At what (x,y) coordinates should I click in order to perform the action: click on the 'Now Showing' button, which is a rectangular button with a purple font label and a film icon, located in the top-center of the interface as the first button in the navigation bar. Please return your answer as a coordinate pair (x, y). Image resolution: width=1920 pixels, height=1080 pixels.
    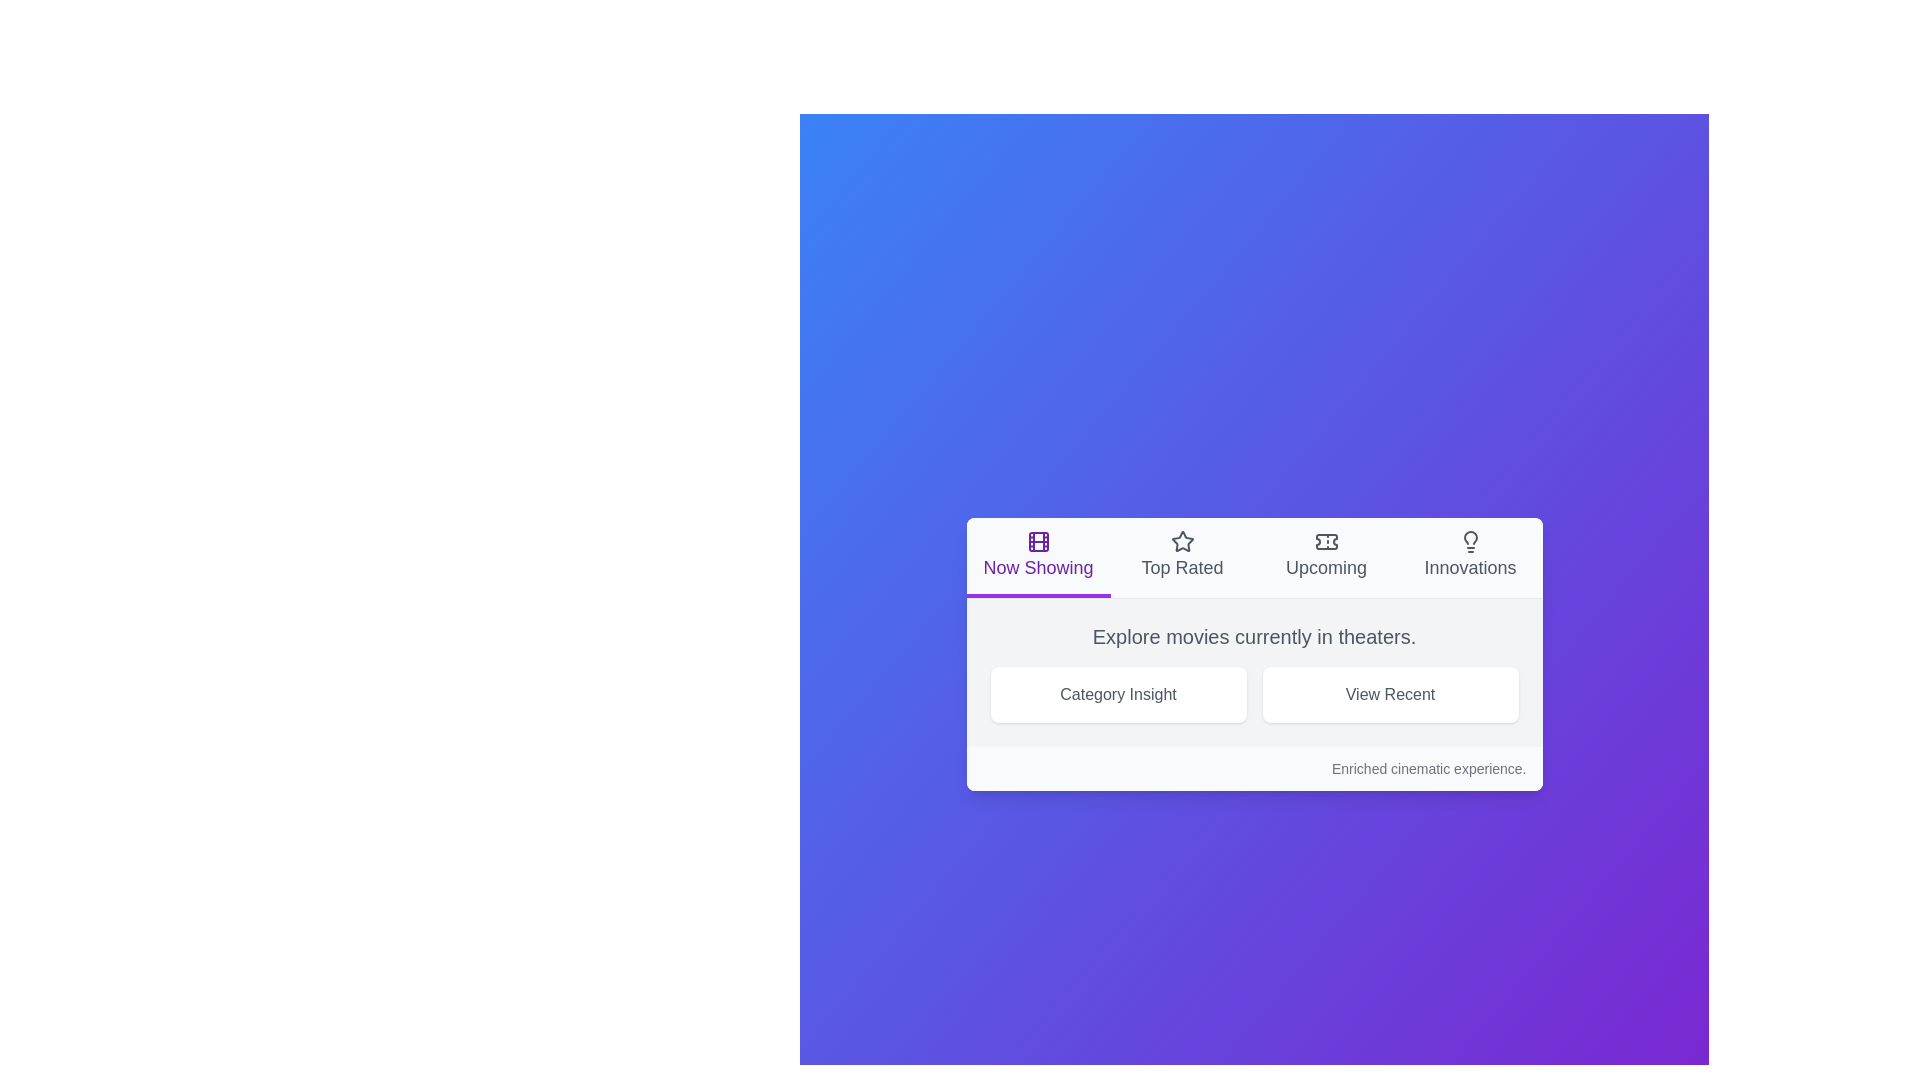
    Looking at the image, I should click on (1038, 557).